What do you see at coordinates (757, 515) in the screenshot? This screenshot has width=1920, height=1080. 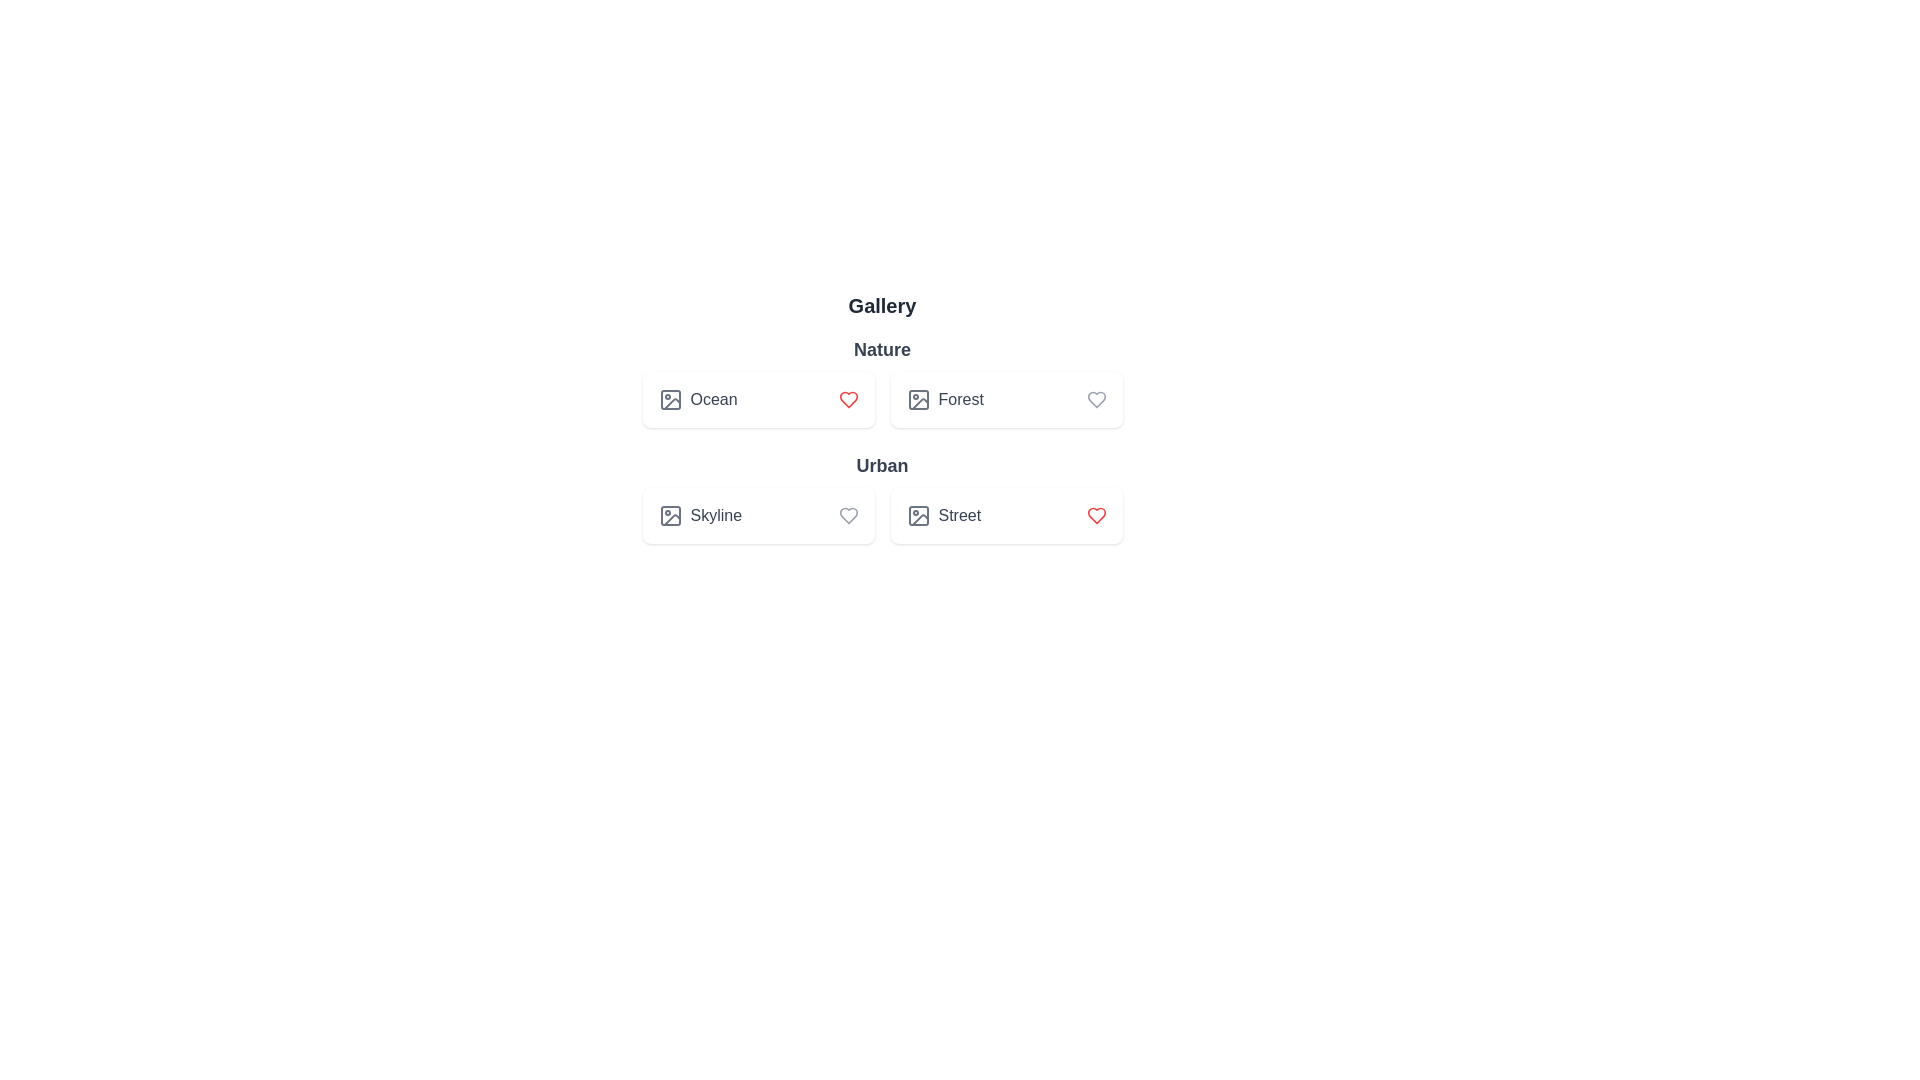 I see `the list item labeled Skyline` at bounding box center [757, 515].